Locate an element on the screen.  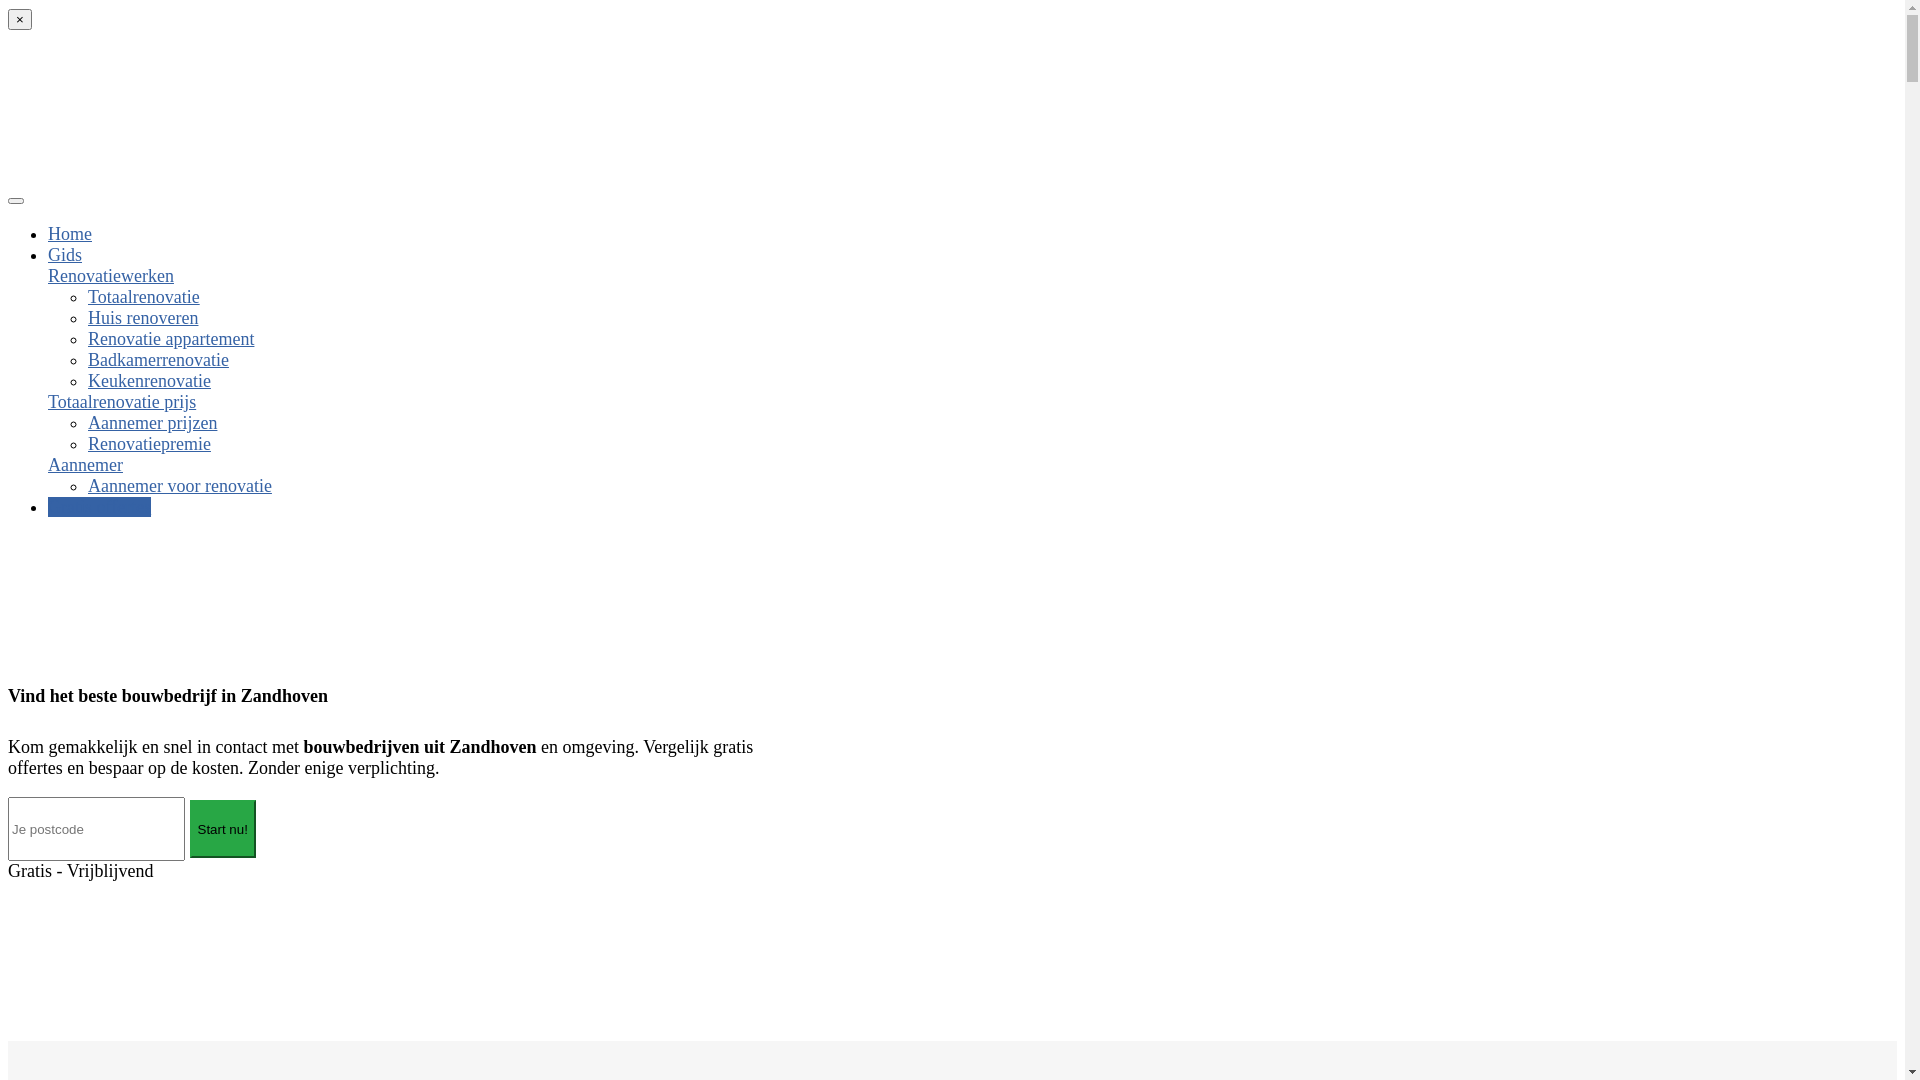
'Renovatiepremie' is located at coordinates (148, 442).